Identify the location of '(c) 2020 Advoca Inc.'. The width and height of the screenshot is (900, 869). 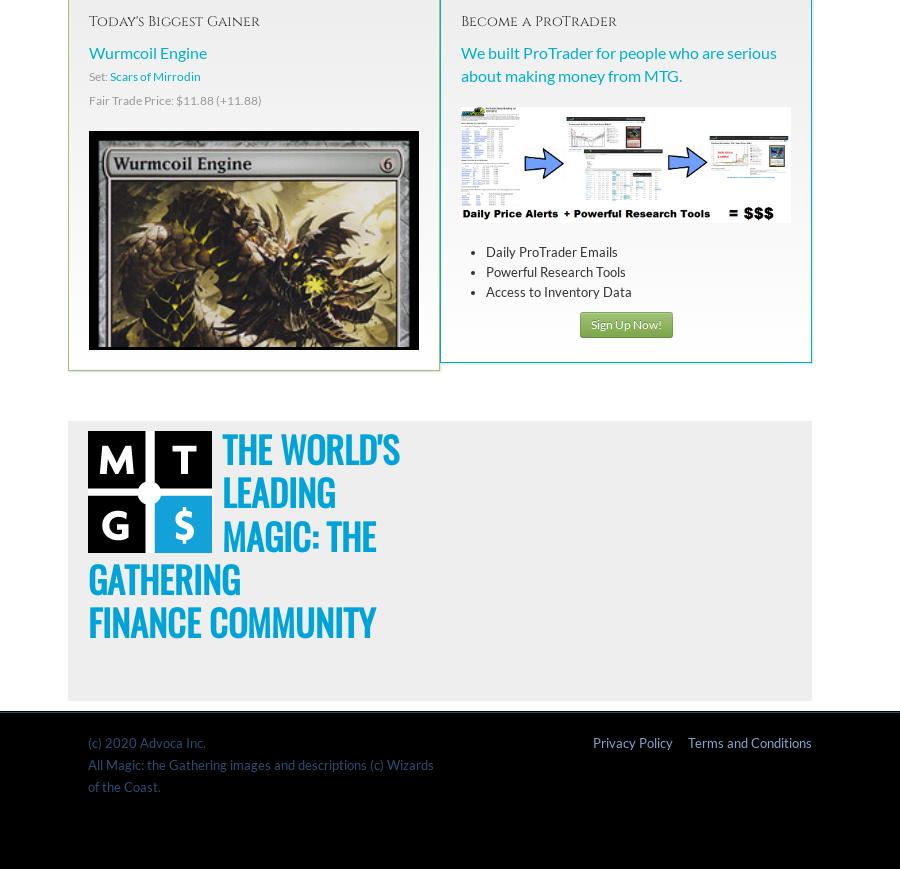
(87, 742).